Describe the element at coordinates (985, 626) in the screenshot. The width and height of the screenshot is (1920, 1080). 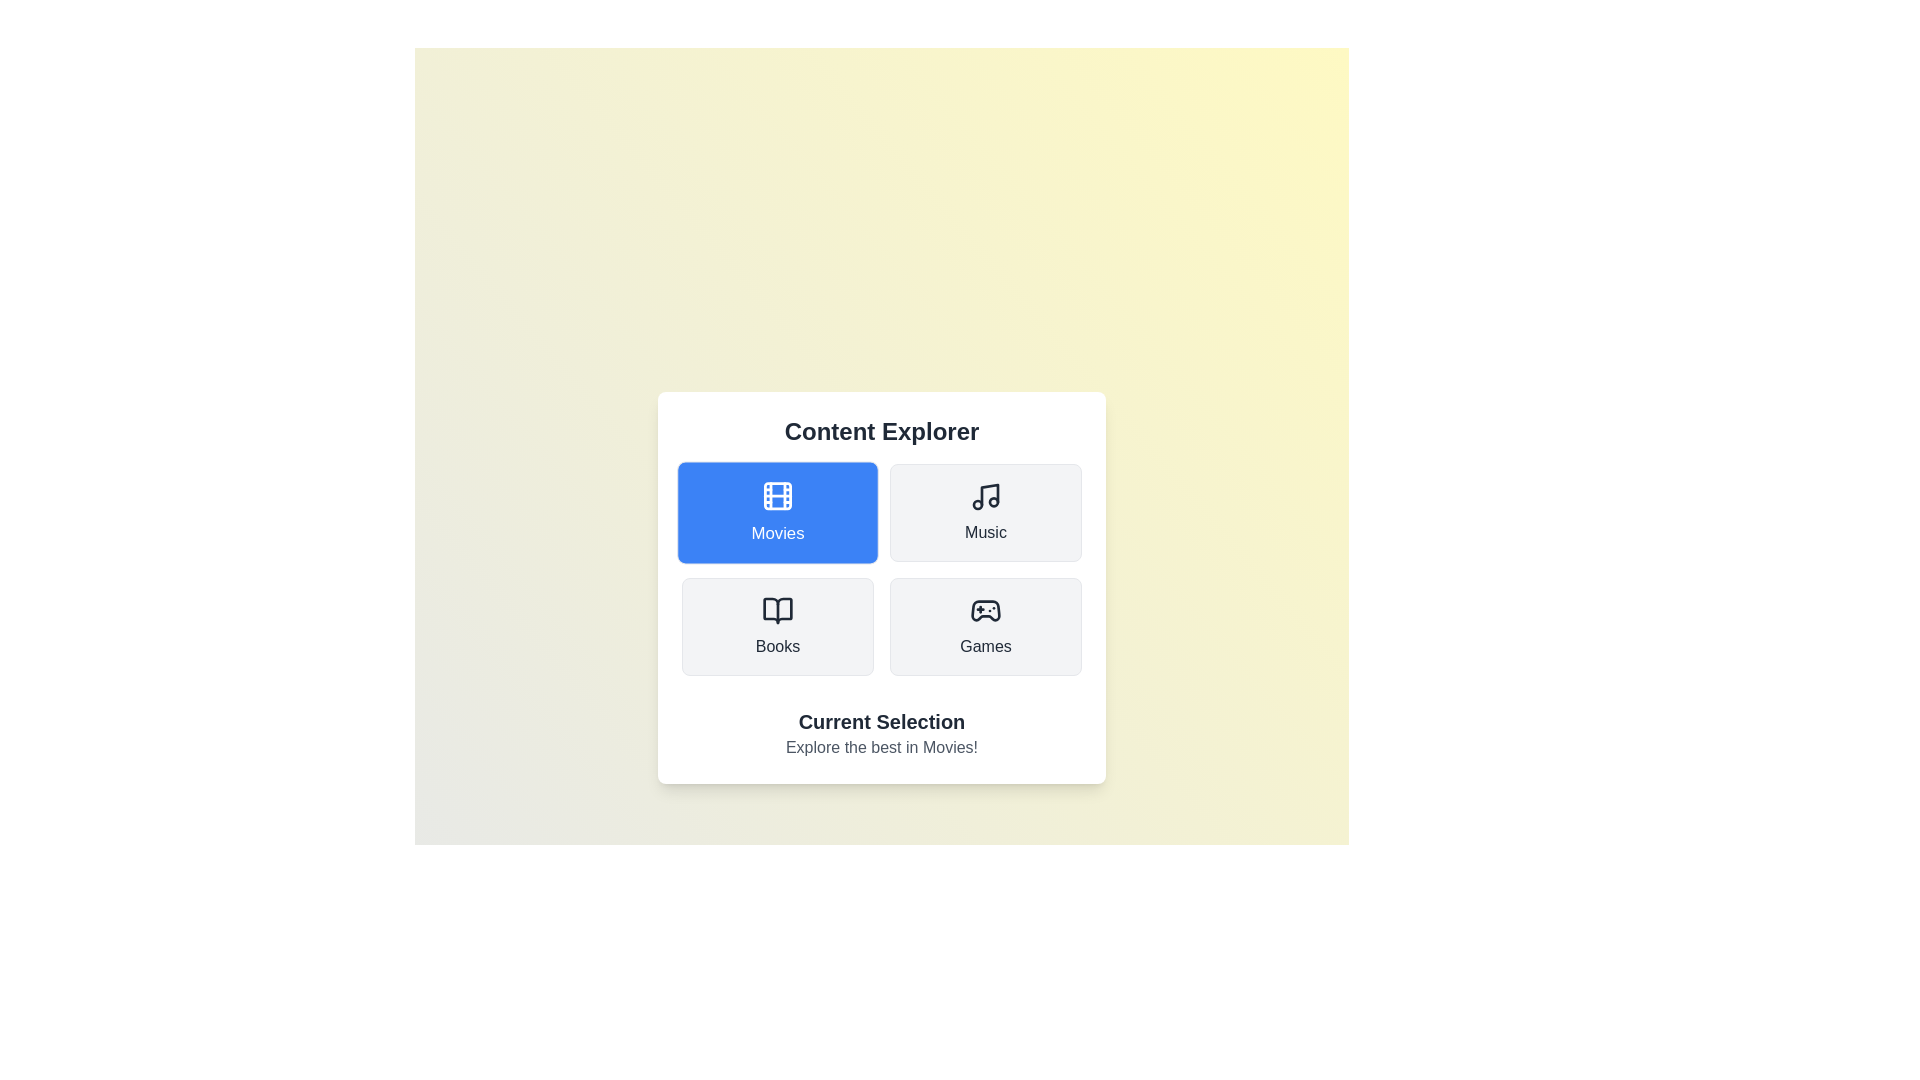
I see `the category Games by clicking on its button` at that location.